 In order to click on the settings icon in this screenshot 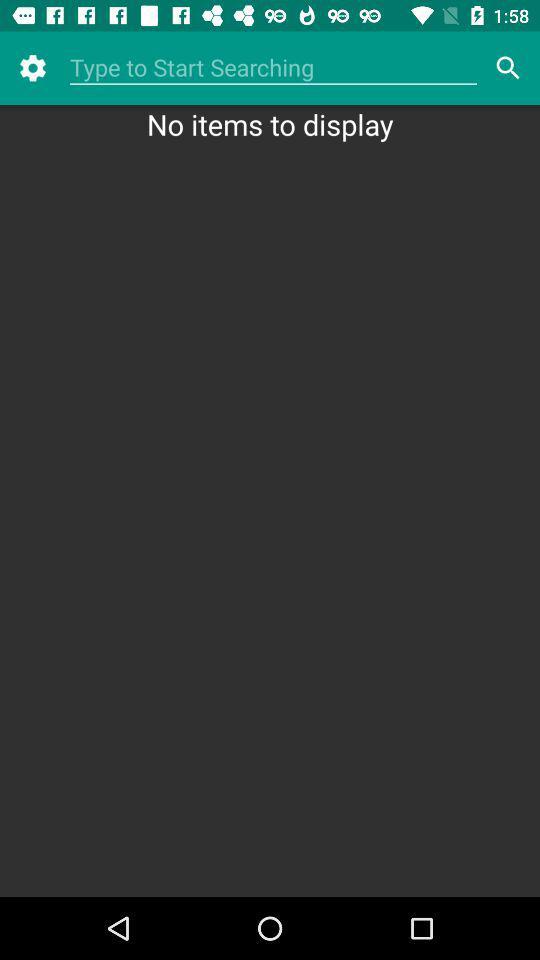, I will do `click(31, 68)`.